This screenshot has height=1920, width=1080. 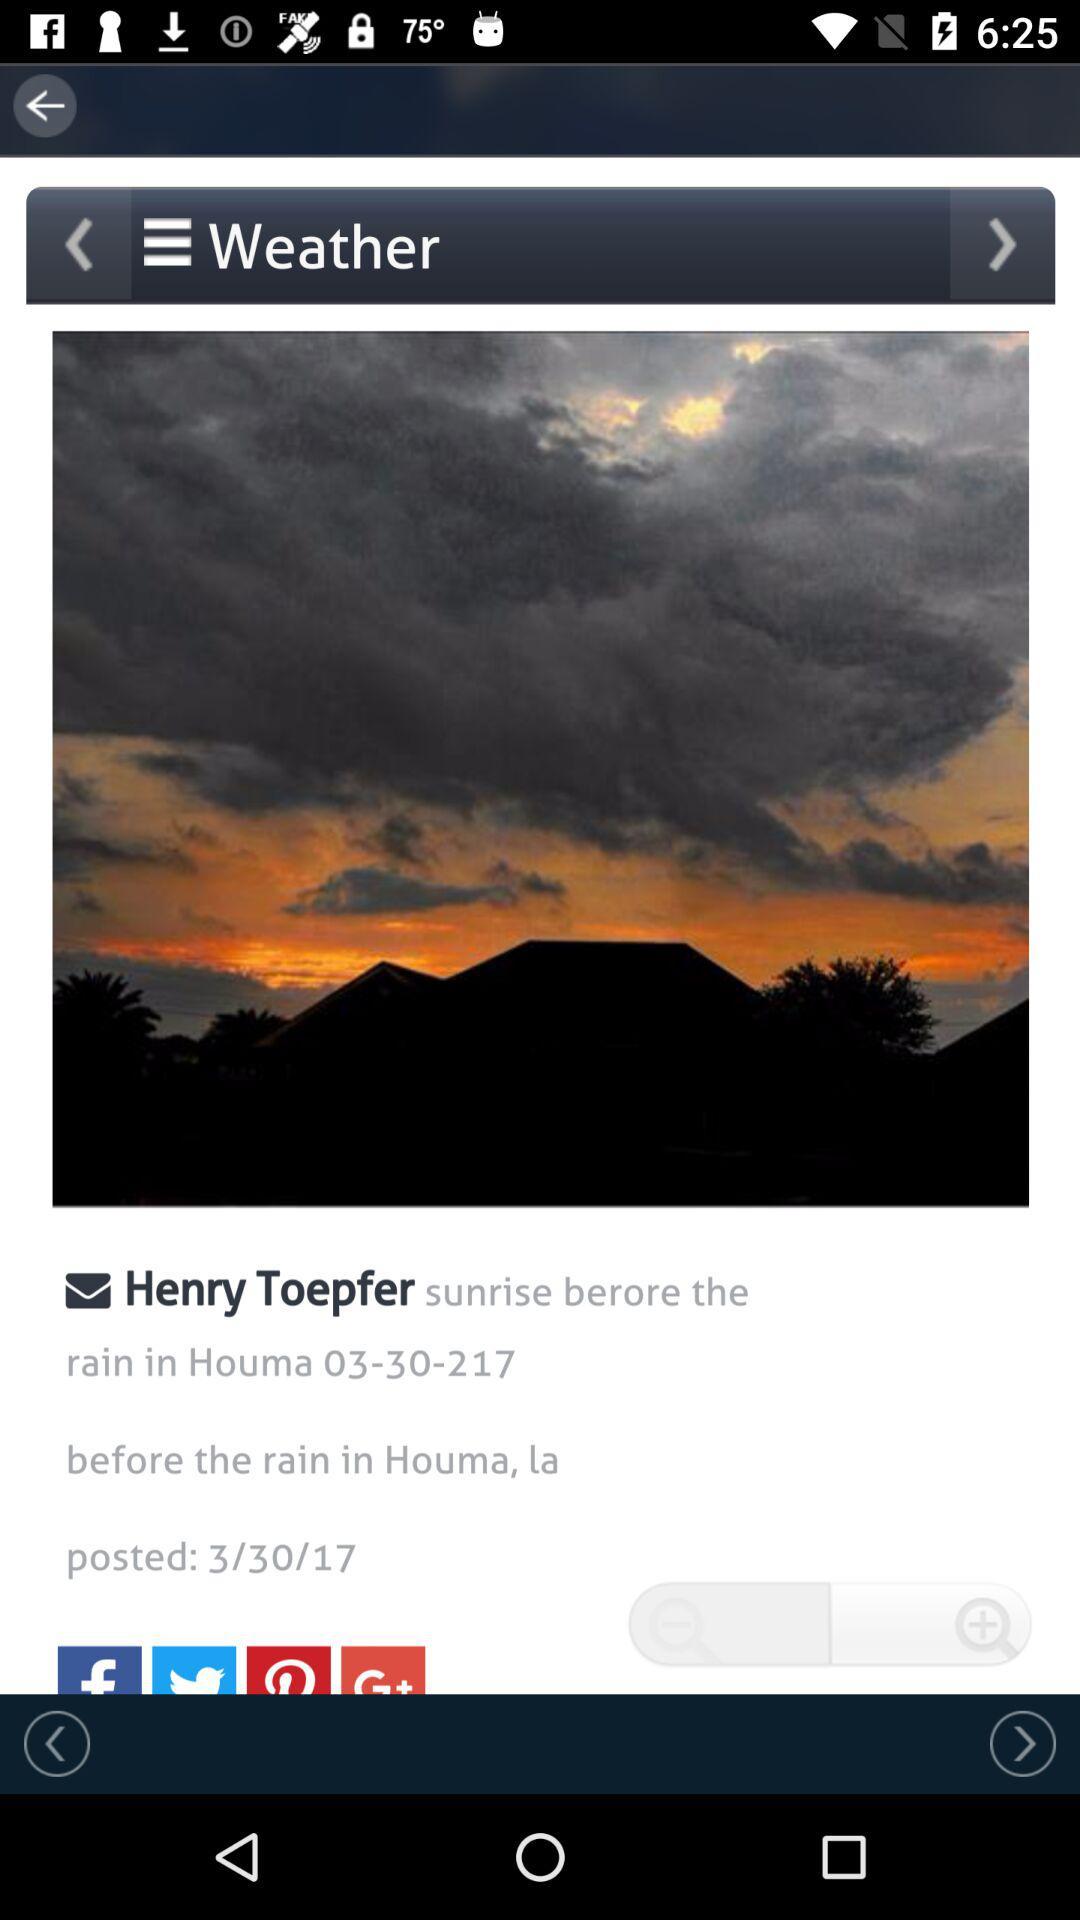 What do you see at coordinates (57, 104) in the screenshot?
I see `the arrow_backward icon` at bounding box center [57, 104].